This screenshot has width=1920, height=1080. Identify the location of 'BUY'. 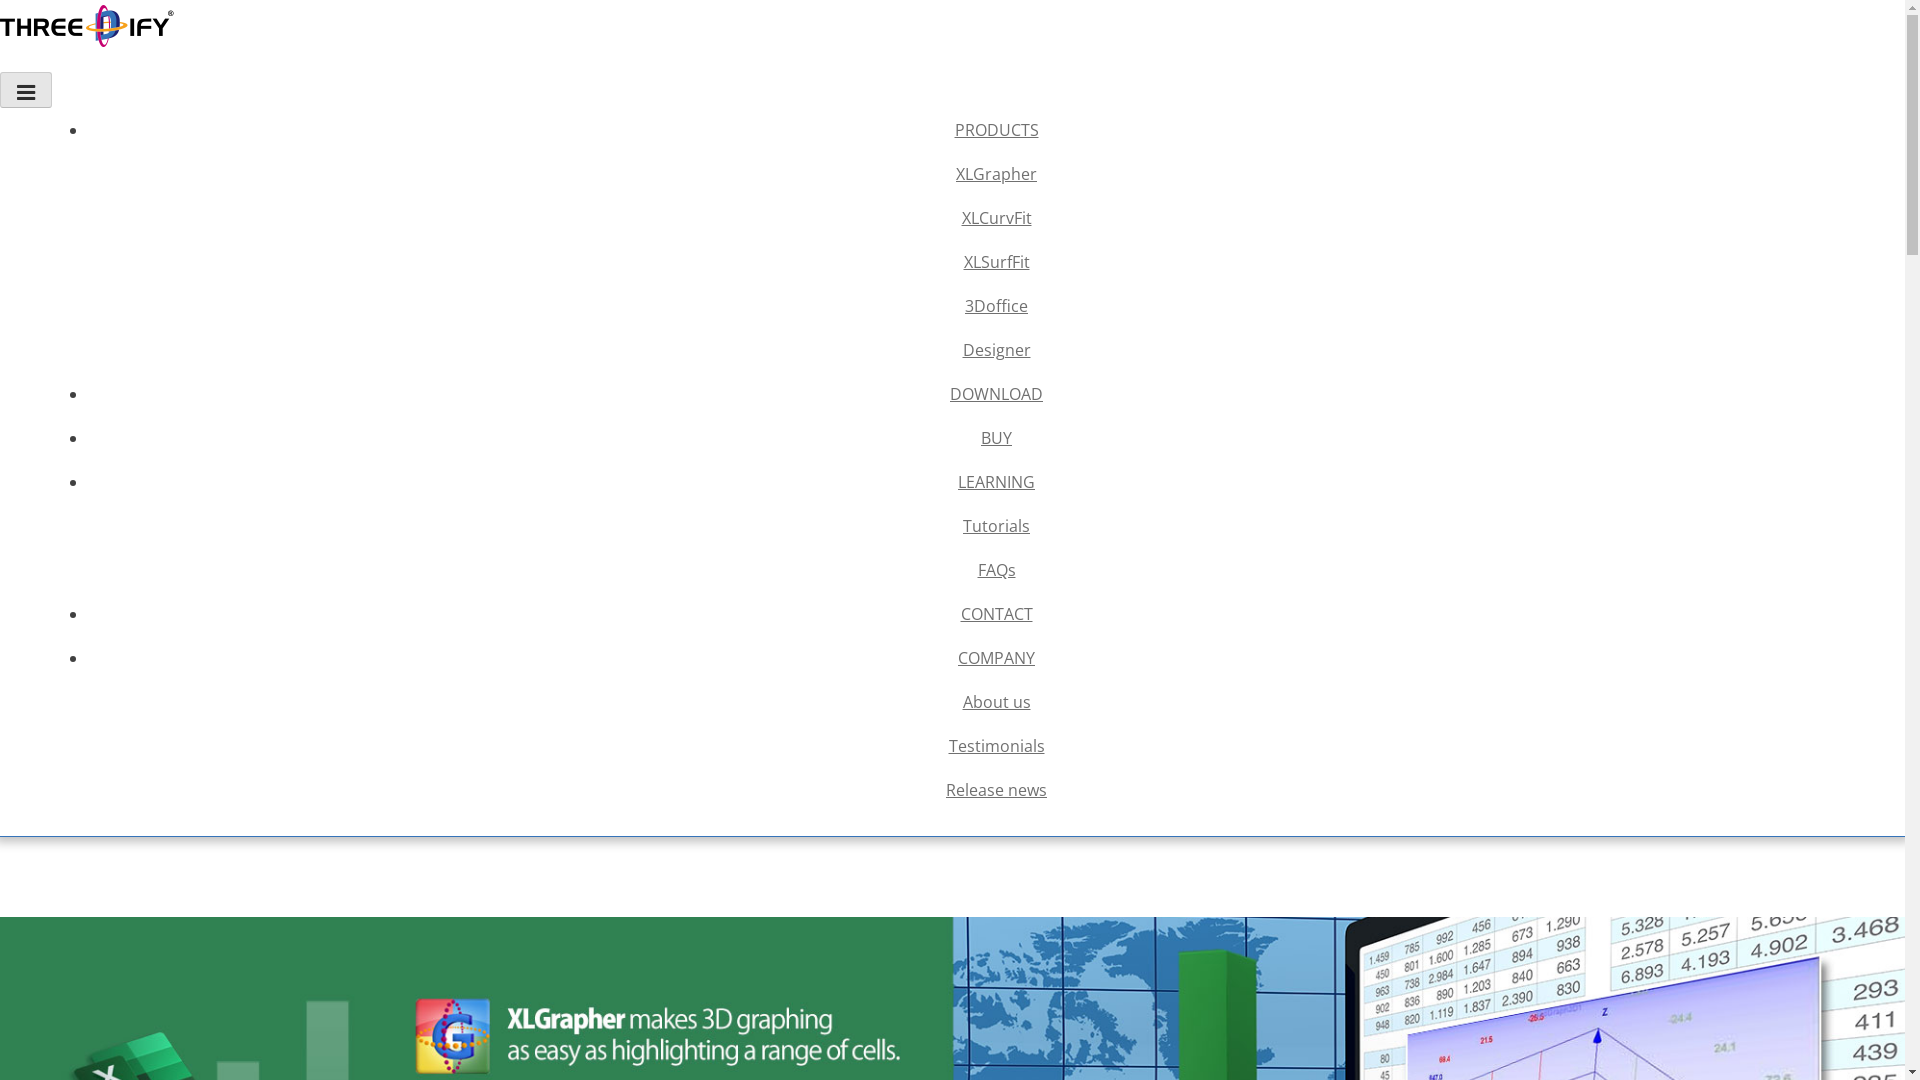
(996, 437).